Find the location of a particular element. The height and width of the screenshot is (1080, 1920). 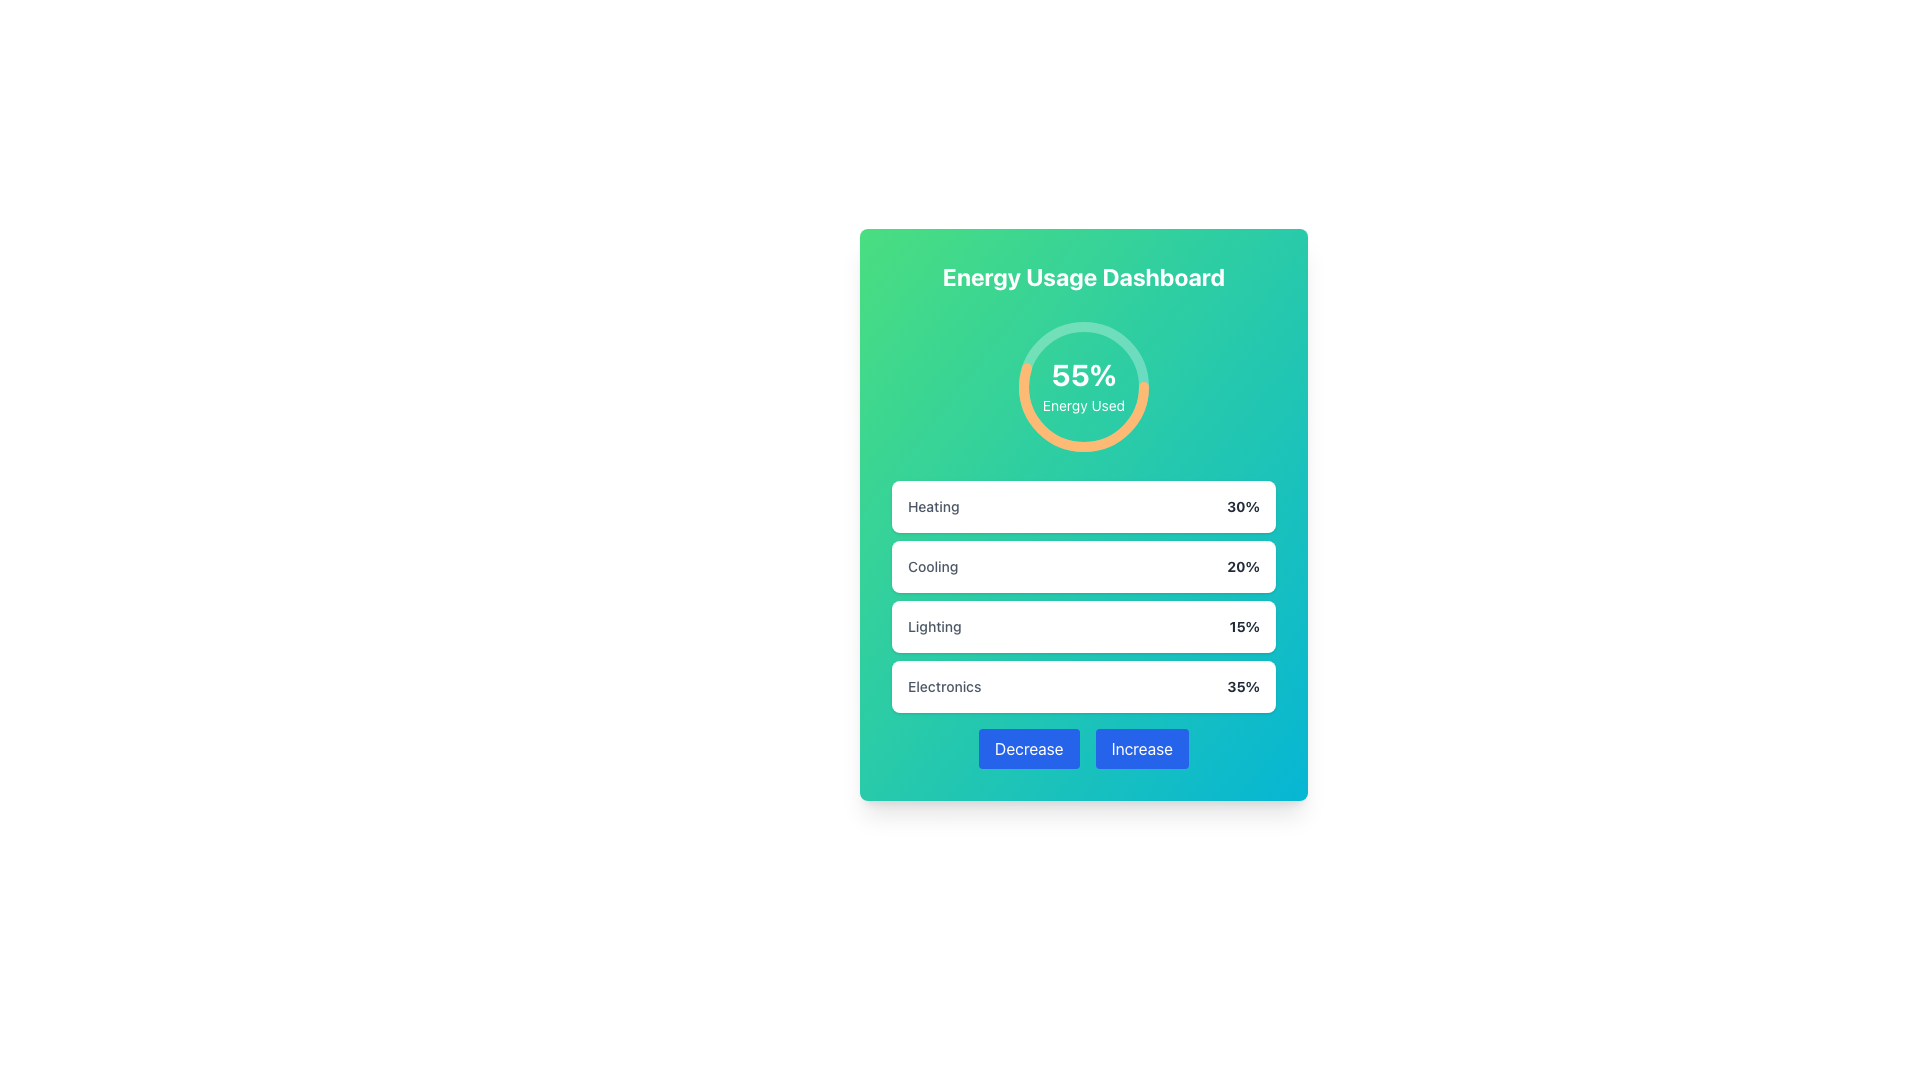

the 'Decrease' button, which has a blue background and white text, to initiate the scaling effect is located at coordinates (1029, 748).